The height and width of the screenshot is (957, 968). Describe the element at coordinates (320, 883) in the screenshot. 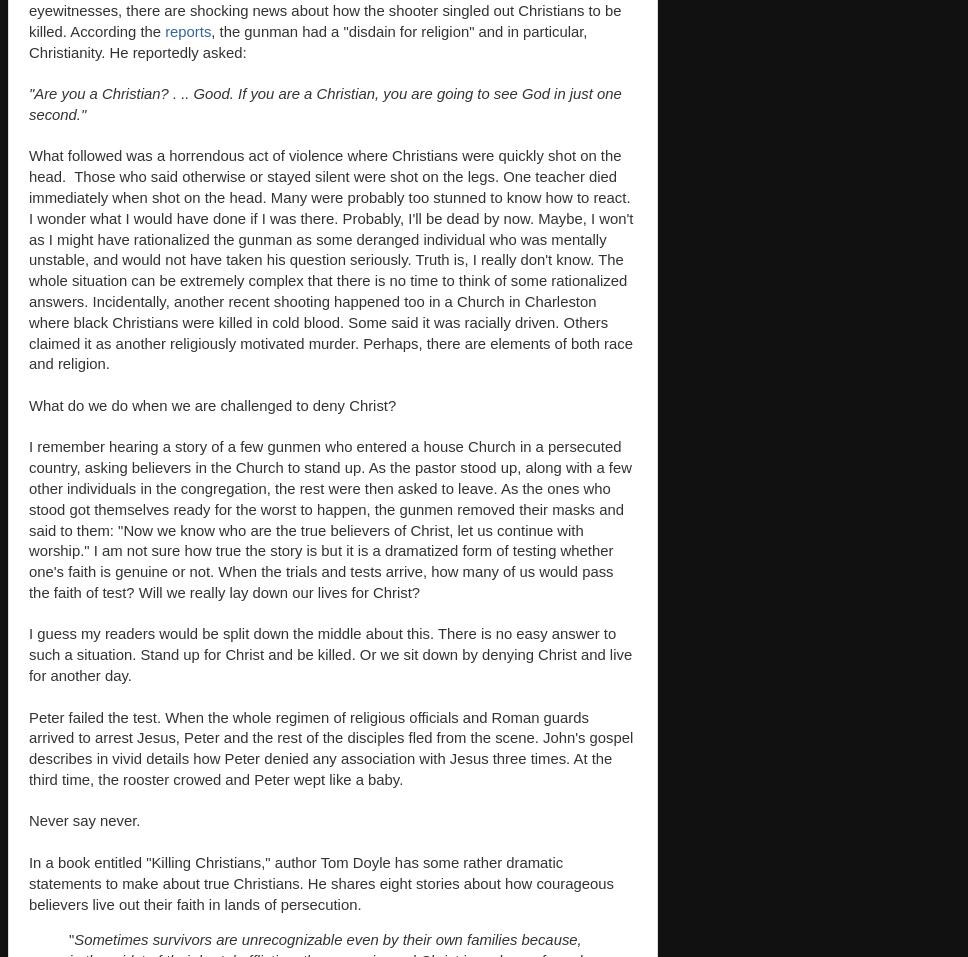

I see `'In a book entitled "Killing Christians," author Tom Doyle has some rather dramatic statements to make about true Christians. He shares eight stories about how courageous believers live out their faith in lands of persecution.'` at that location.